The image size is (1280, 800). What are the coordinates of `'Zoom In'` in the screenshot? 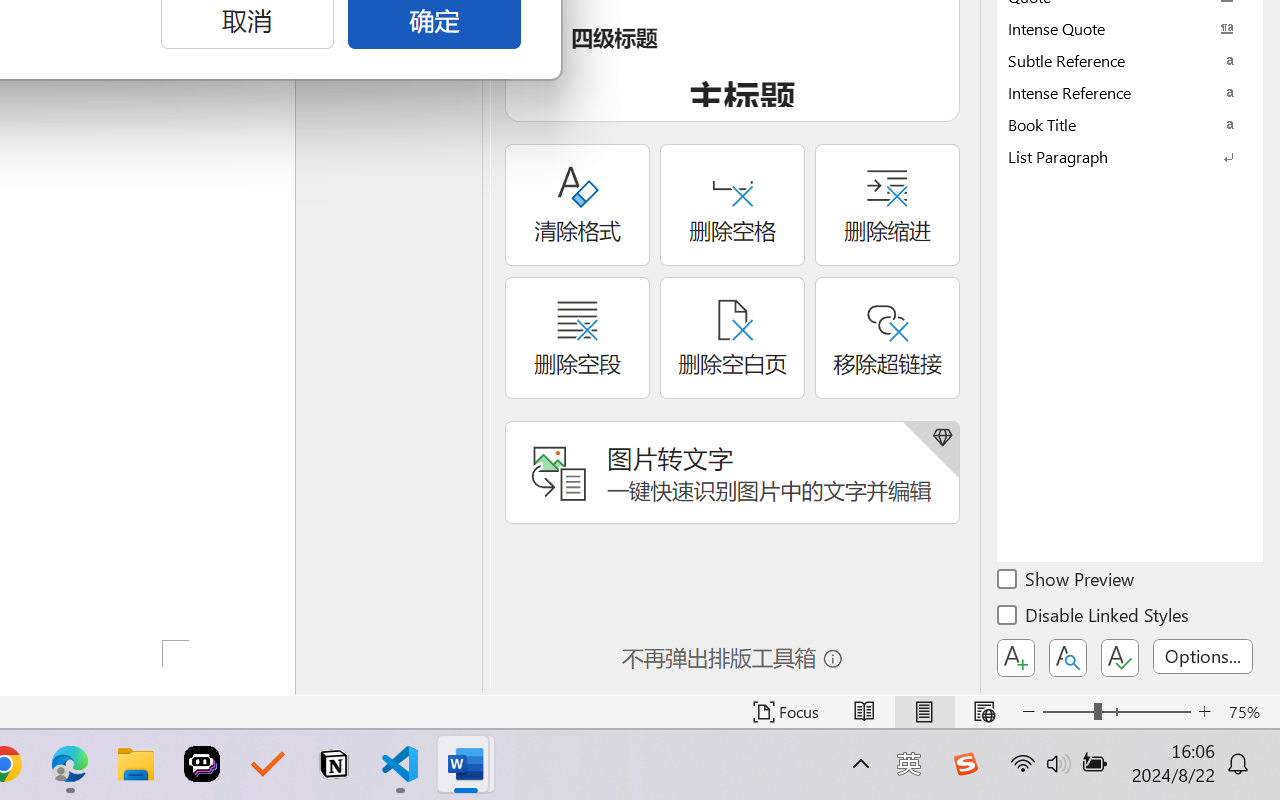 It's located at (1204, 711).